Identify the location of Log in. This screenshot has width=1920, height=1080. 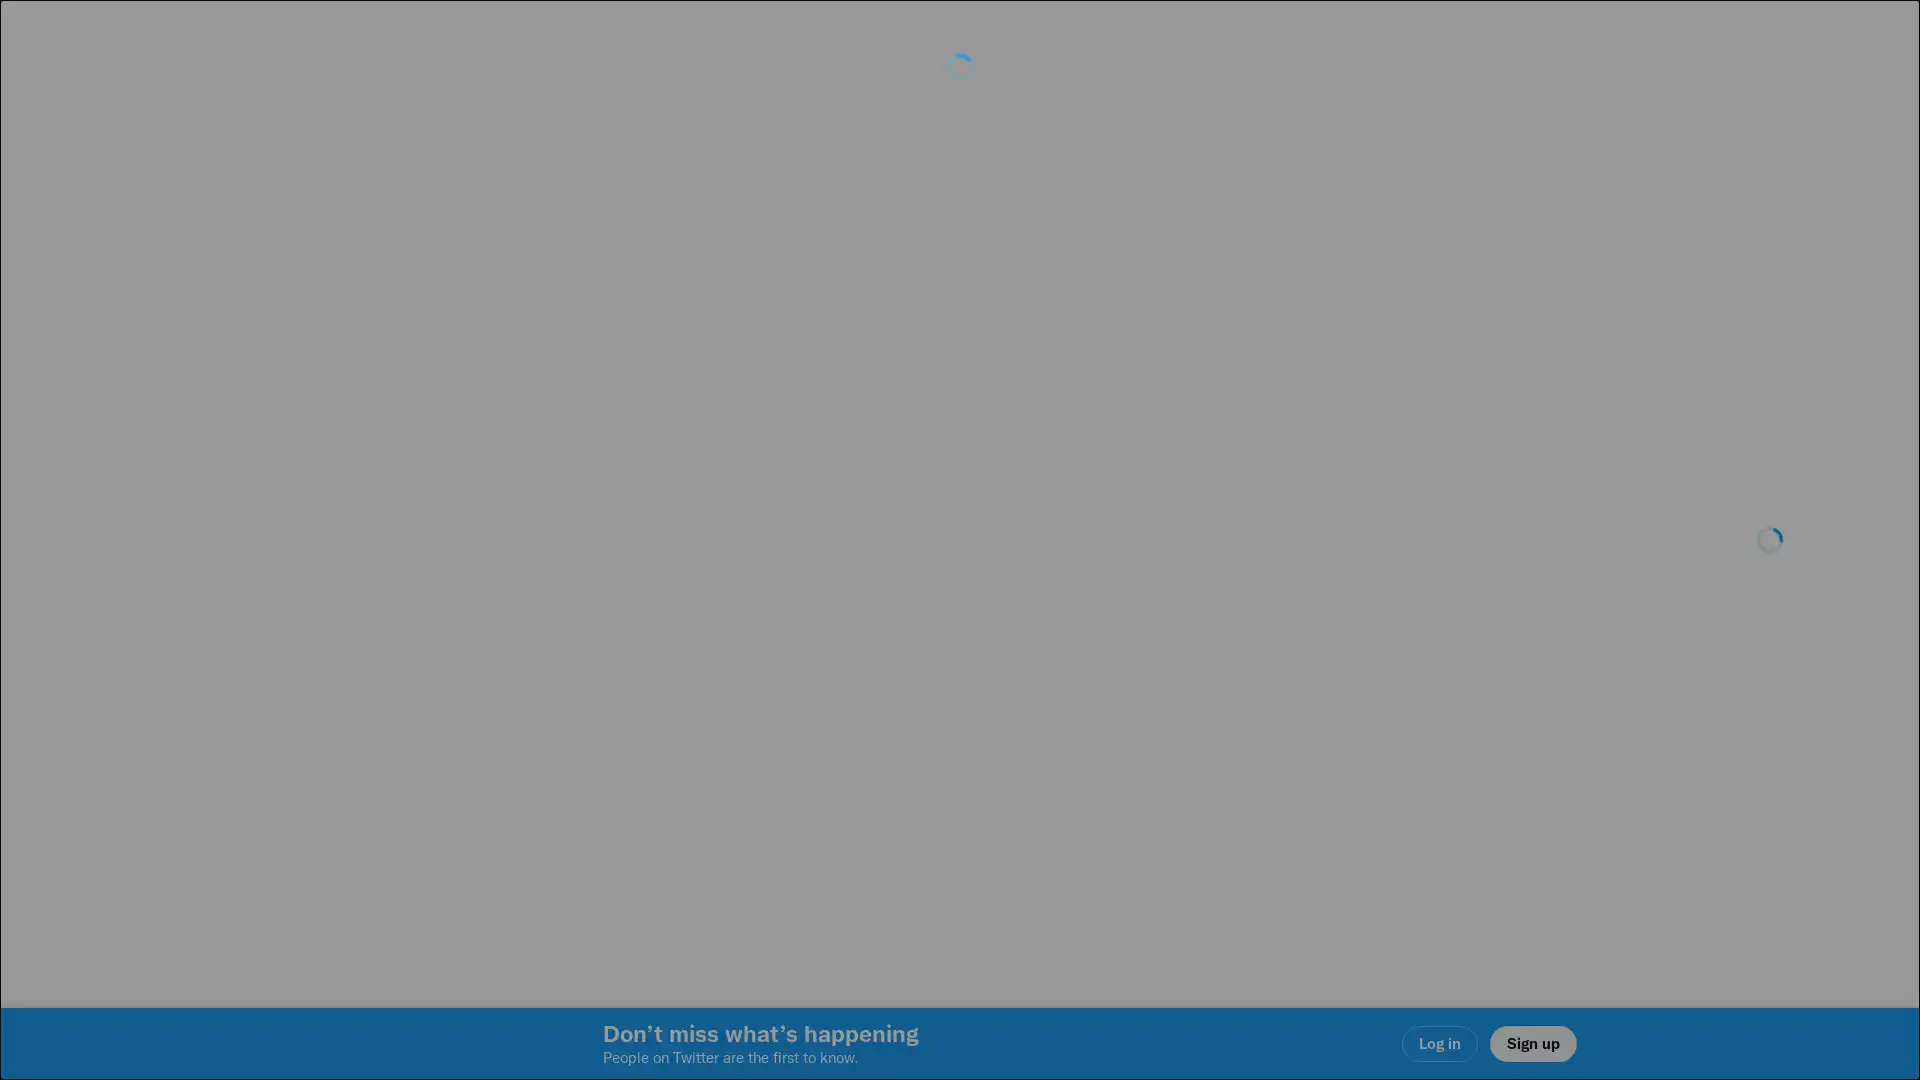
(1200, 681).